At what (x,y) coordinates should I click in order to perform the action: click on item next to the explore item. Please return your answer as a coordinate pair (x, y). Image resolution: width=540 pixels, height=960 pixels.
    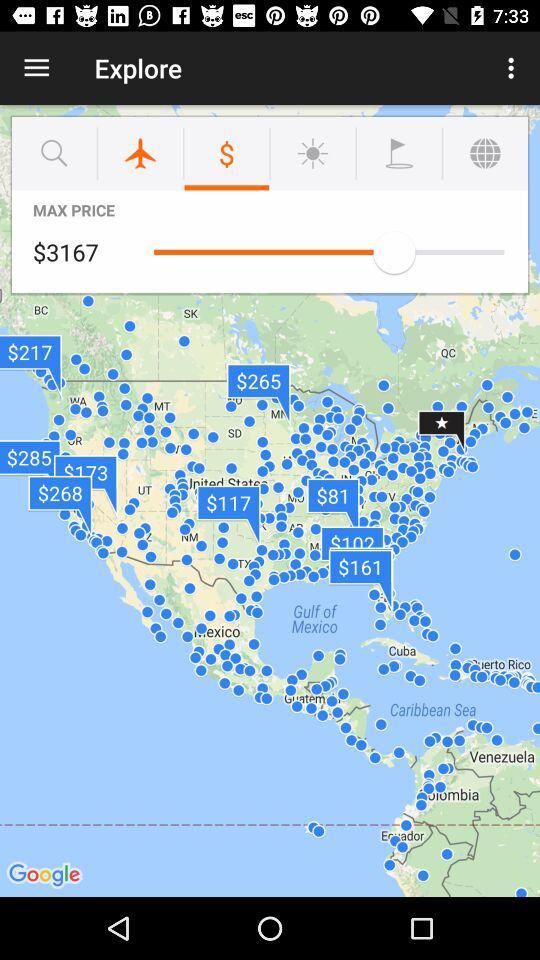
    Looking at the image, I should click on (36, 68).